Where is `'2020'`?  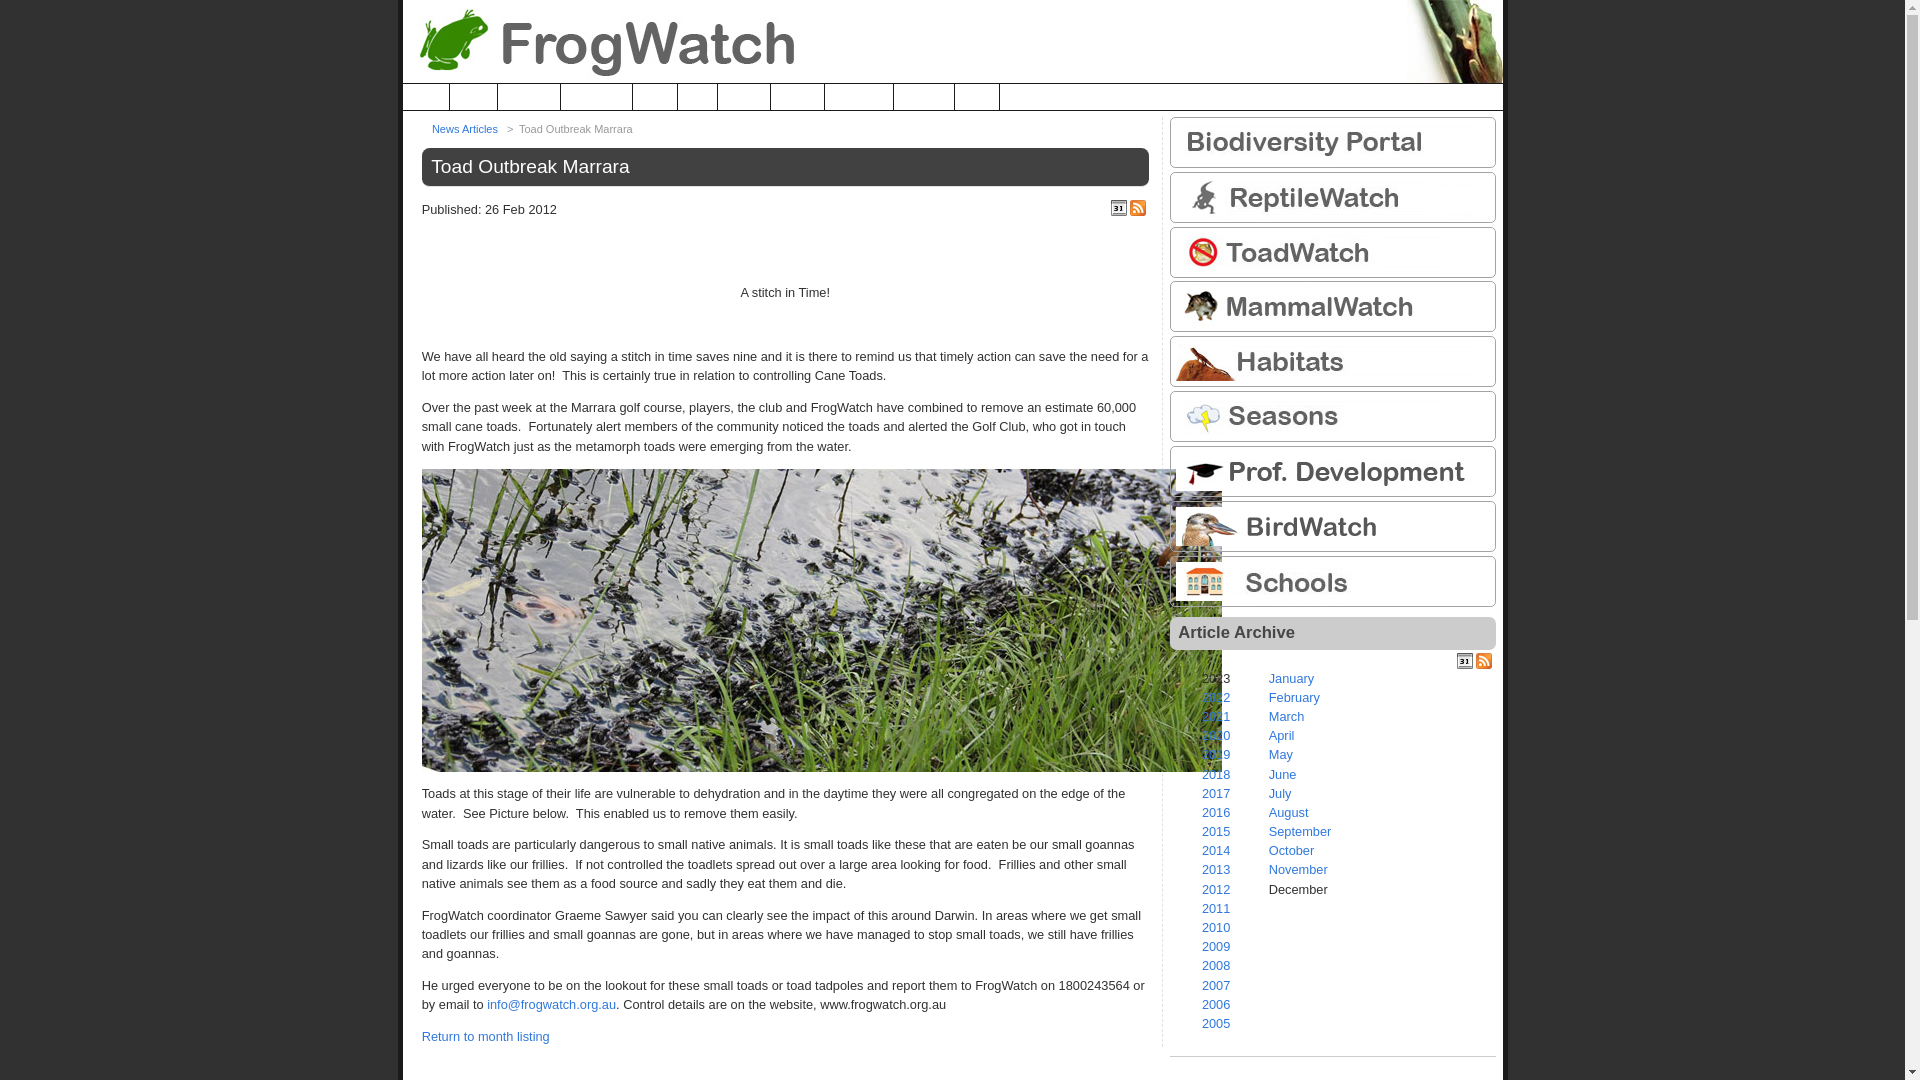
'2020' is located at coordinates (1214, 735).